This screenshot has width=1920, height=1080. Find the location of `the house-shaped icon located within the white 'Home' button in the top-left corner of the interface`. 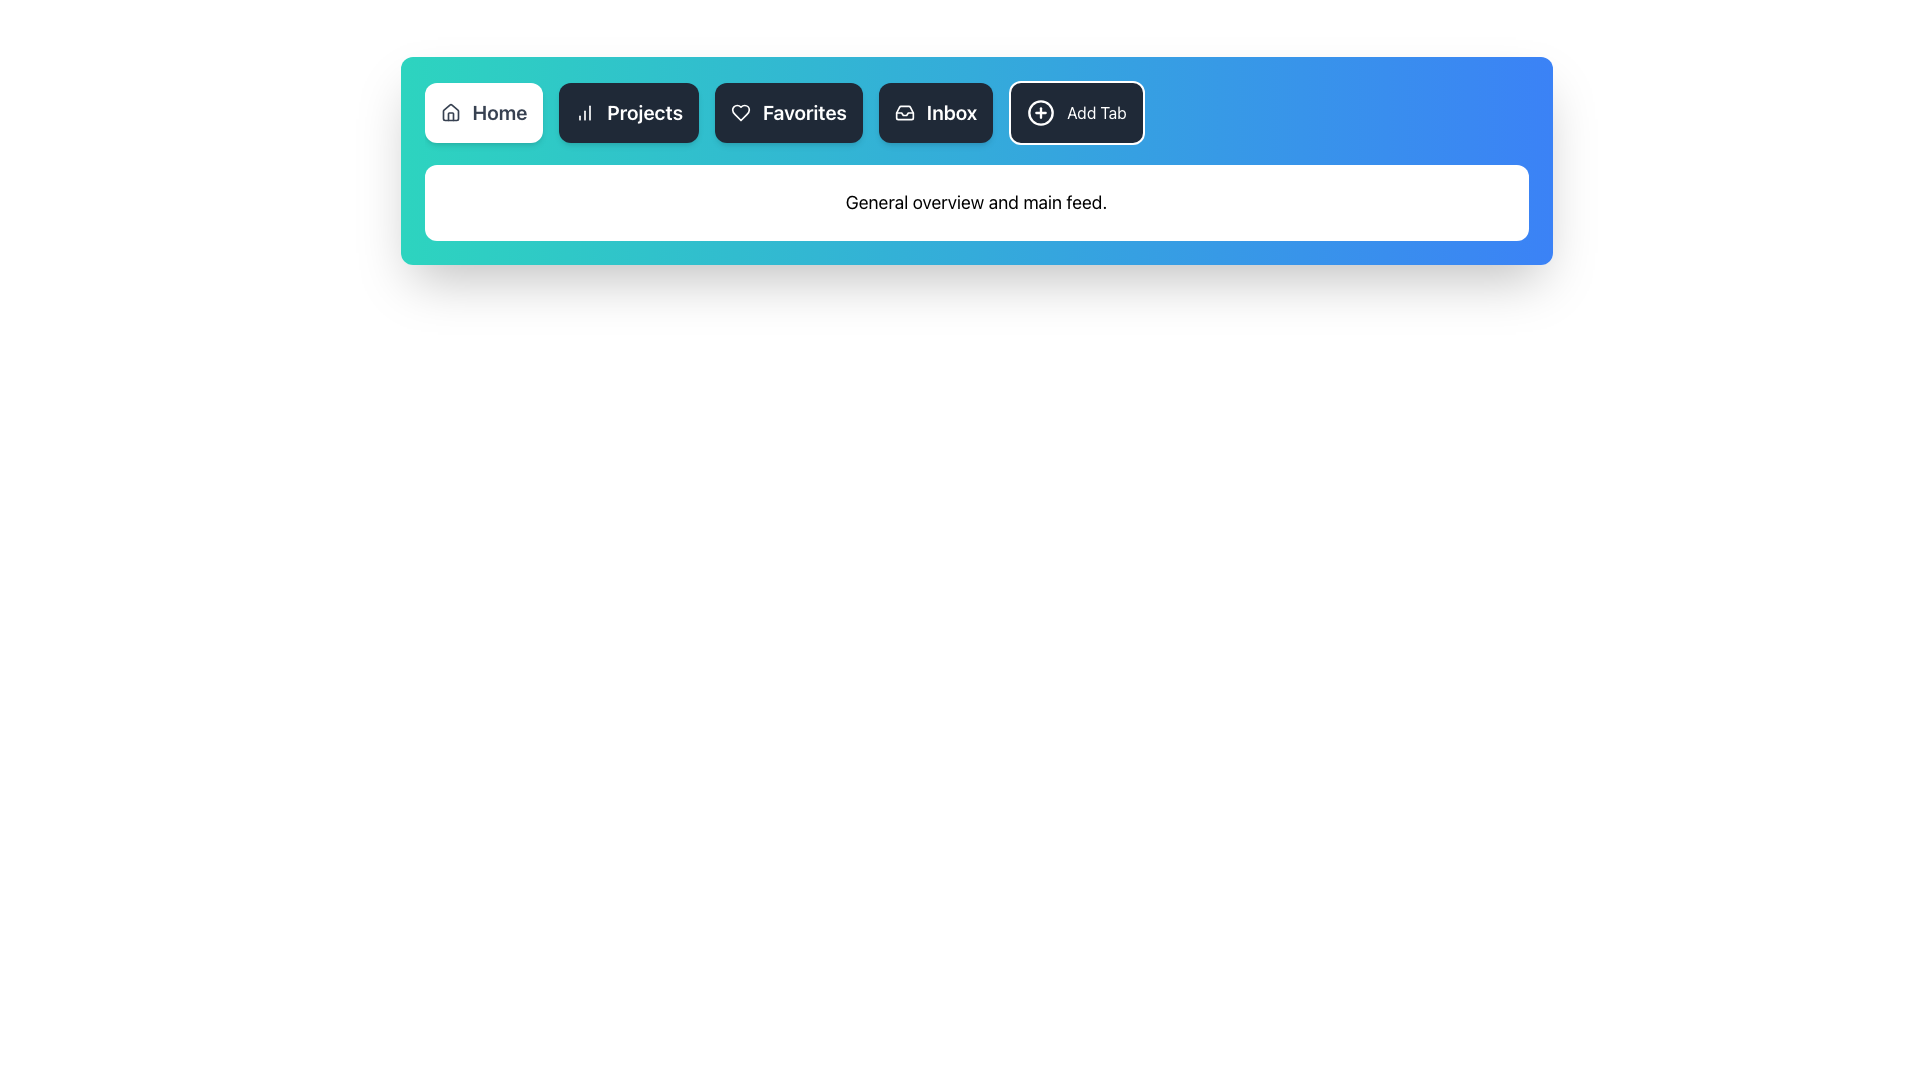

the house-shaped icon located within the white 'Home' button in the top-left corner of the interface is located at coordinates (449, 112).